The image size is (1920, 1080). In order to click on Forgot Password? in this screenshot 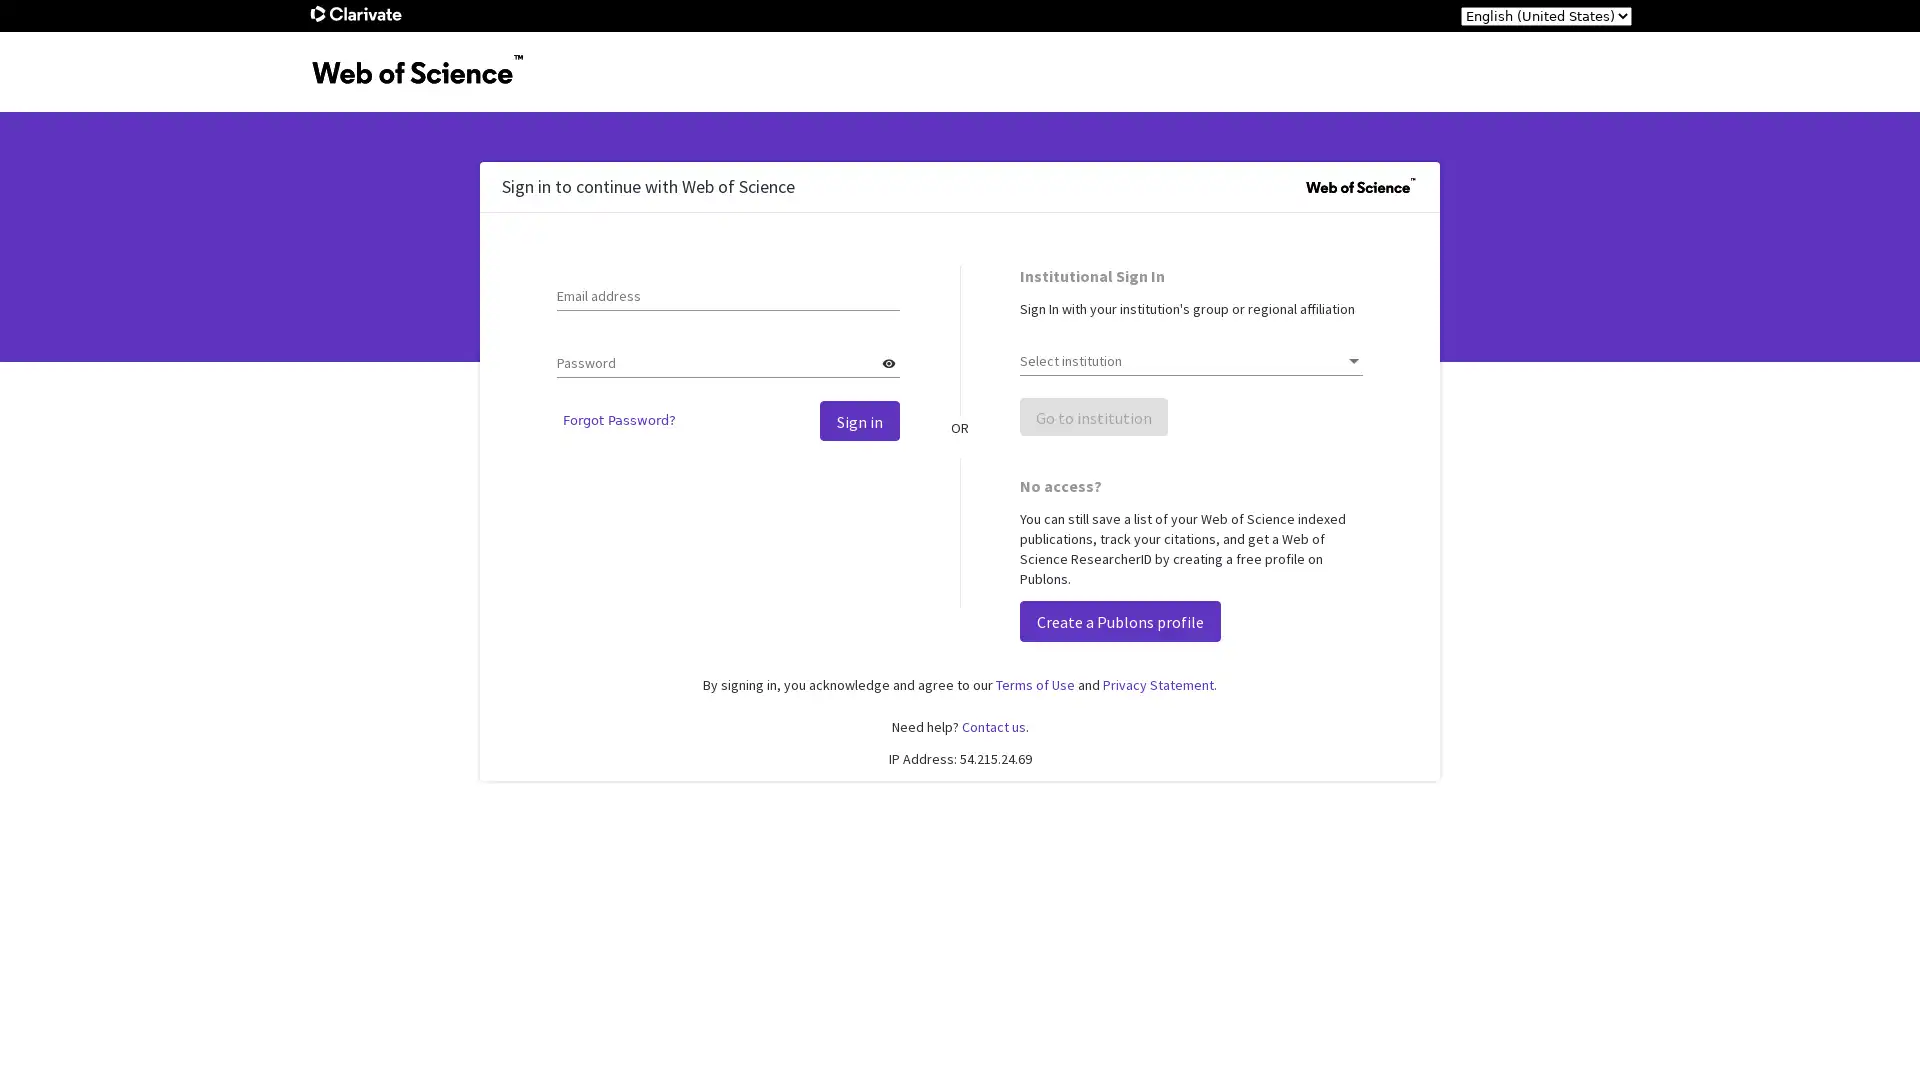, I will do `click(617, 419)`.